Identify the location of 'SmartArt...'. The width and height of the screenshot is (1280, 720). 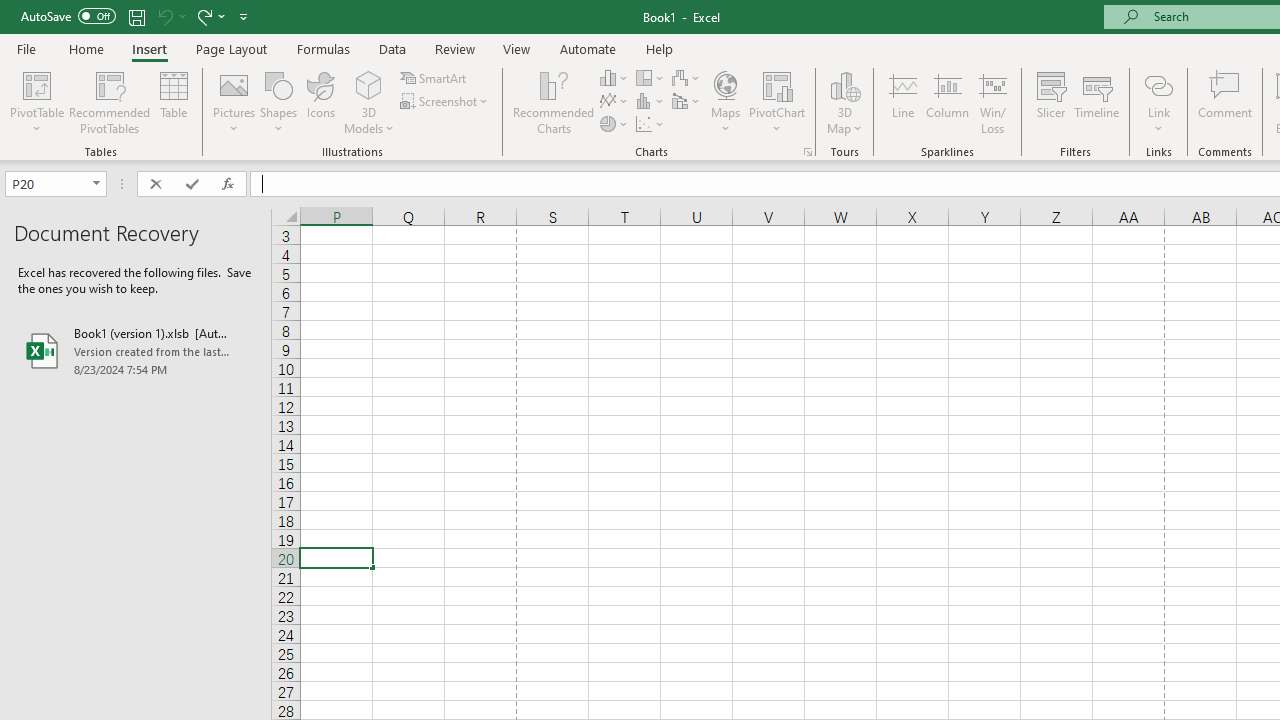
(434, 77).